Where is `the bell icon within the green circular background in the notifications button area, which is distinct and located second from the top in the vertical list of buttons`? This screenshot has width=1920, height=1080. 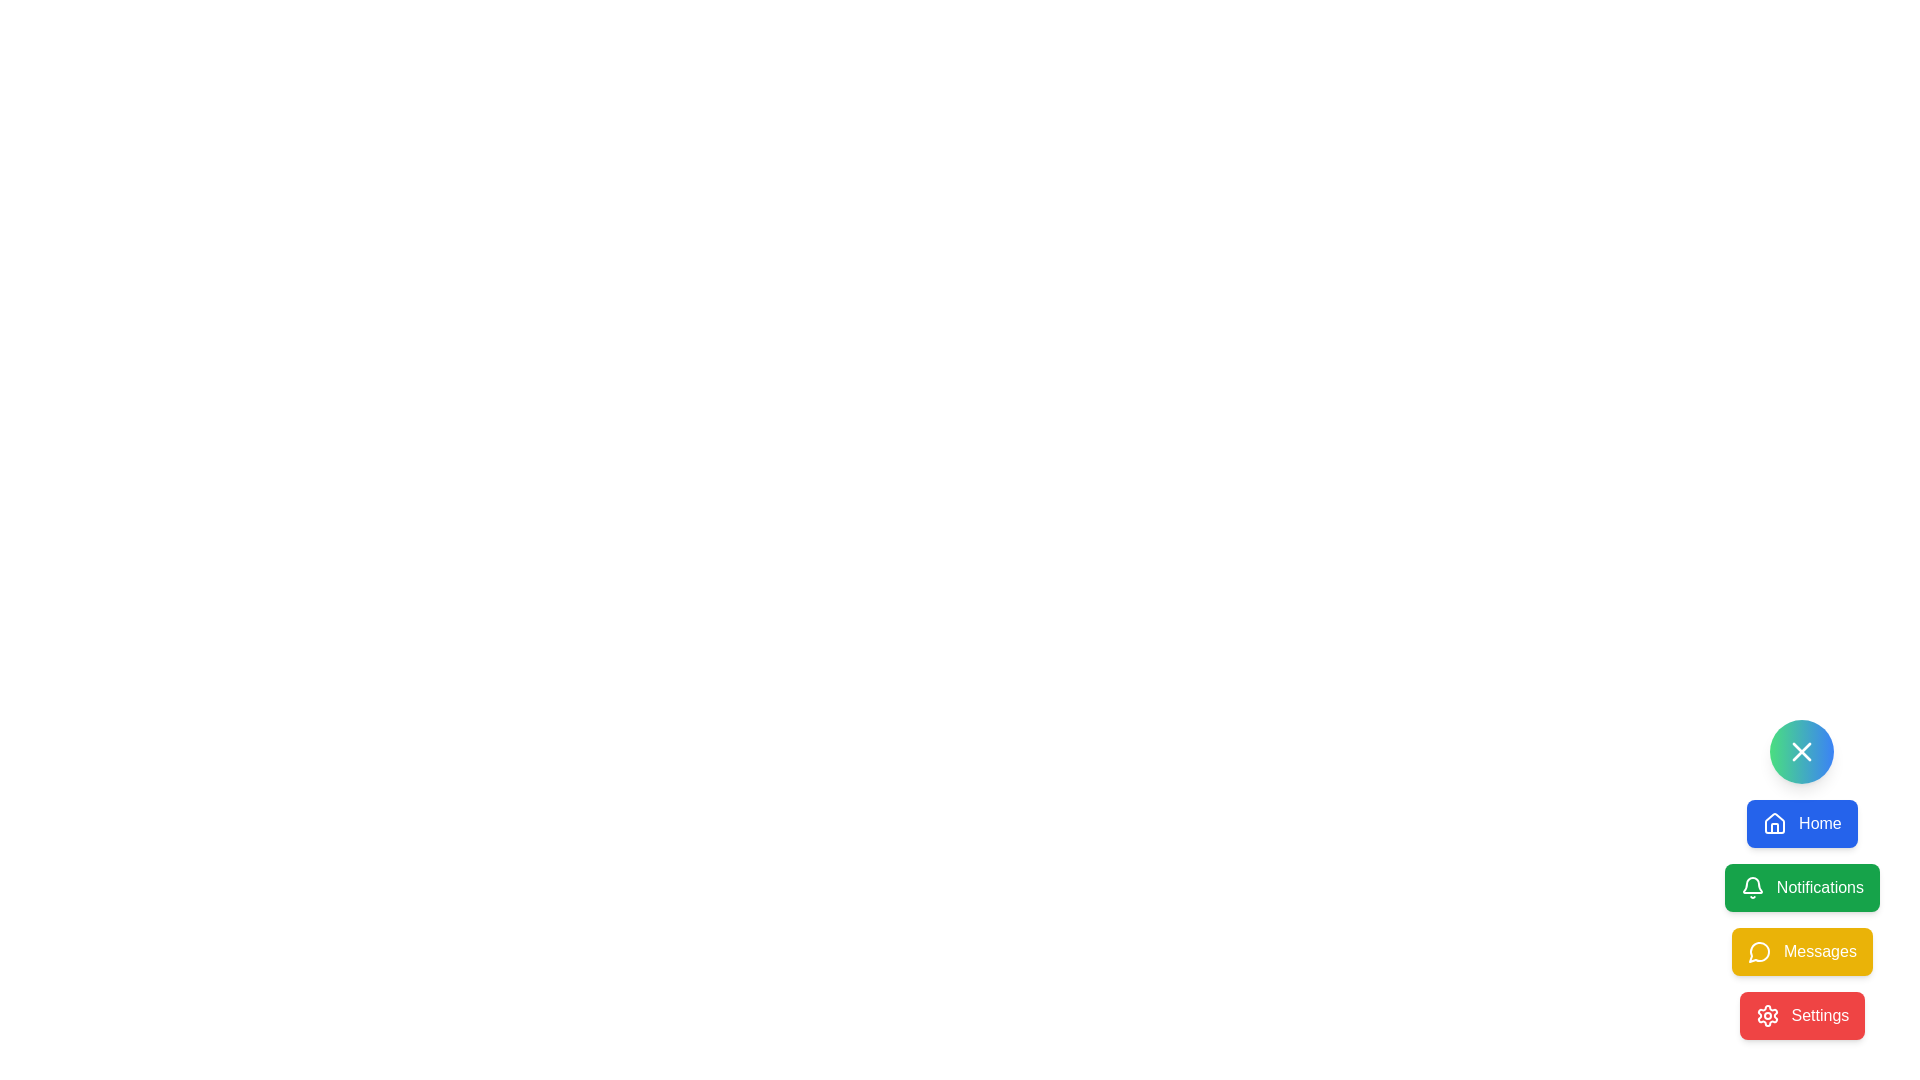 the bell icon within the green circular background in the notifications button area, which is distinct and located second from the top in the vertical list of buttons is located at coordinates (1751, 884).